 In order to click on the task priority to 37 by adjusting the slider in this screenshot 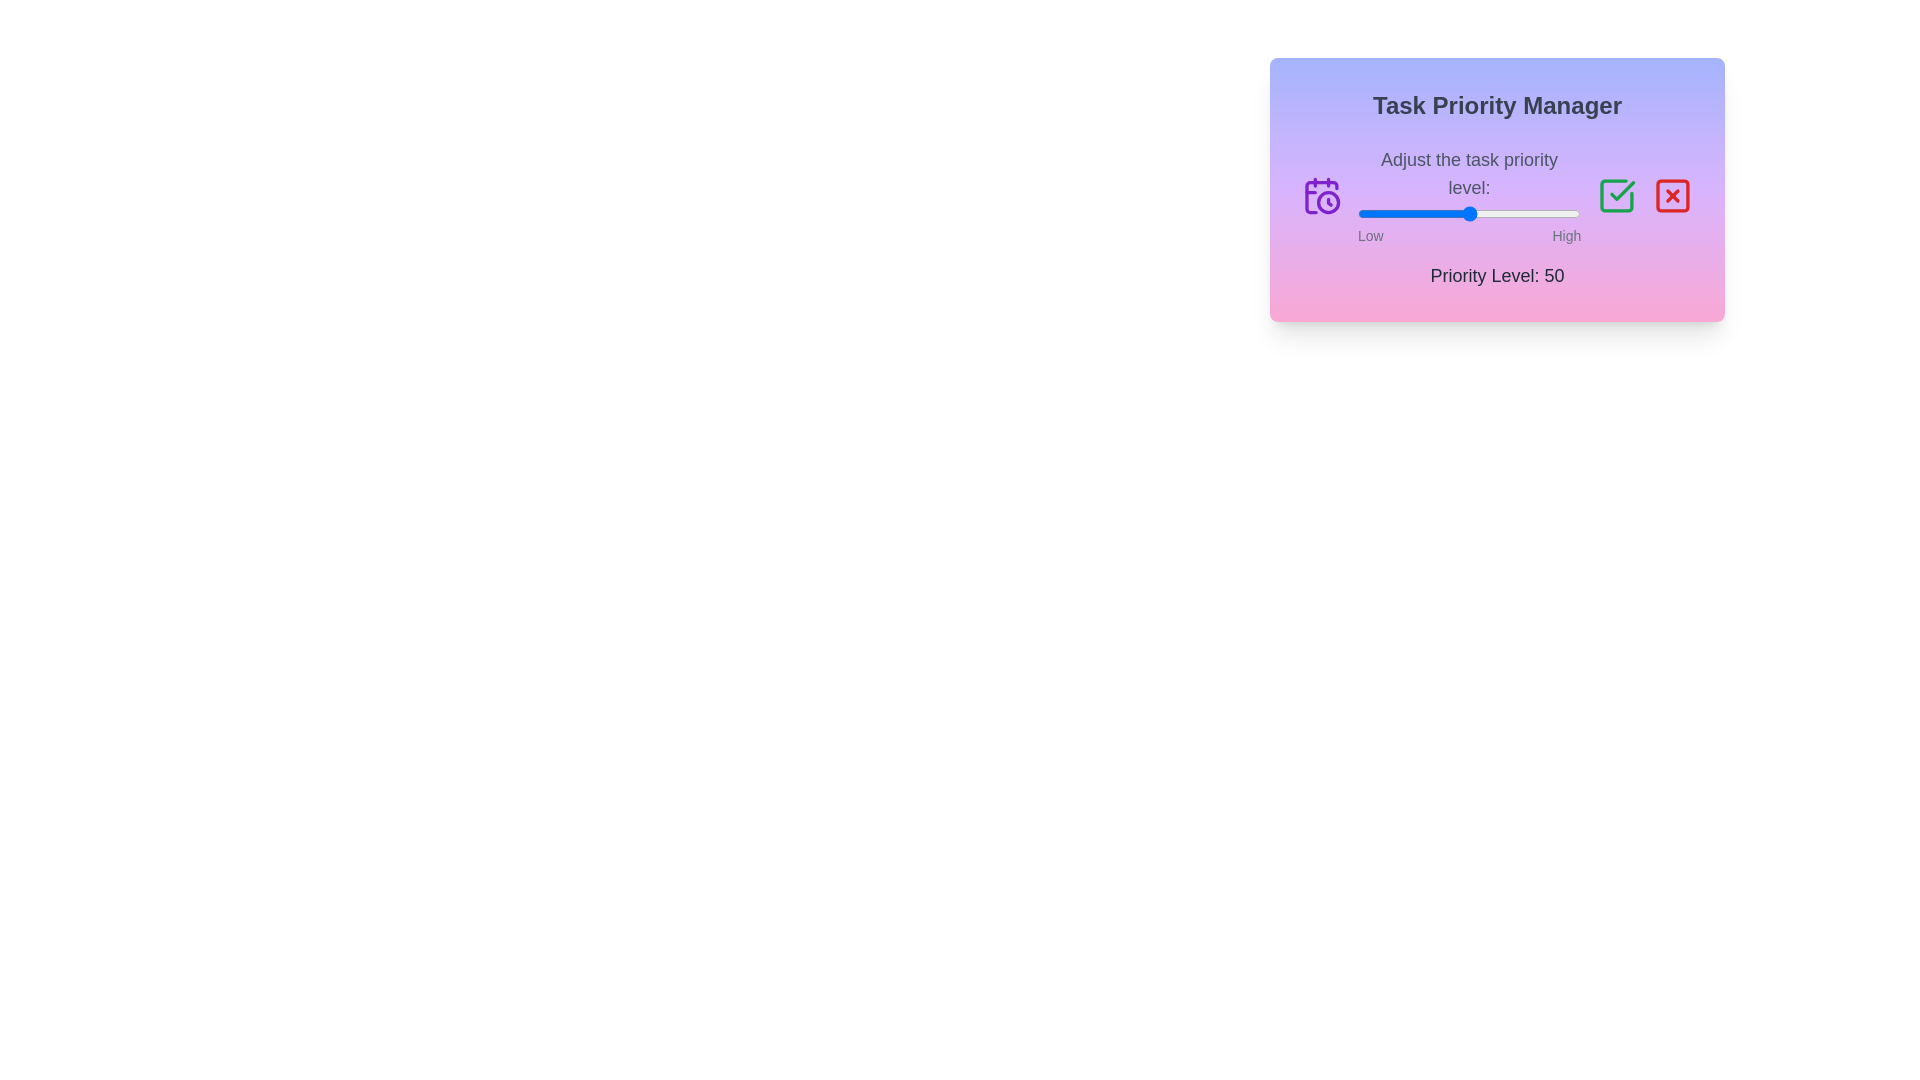, I will do `click(1440, 213)`.